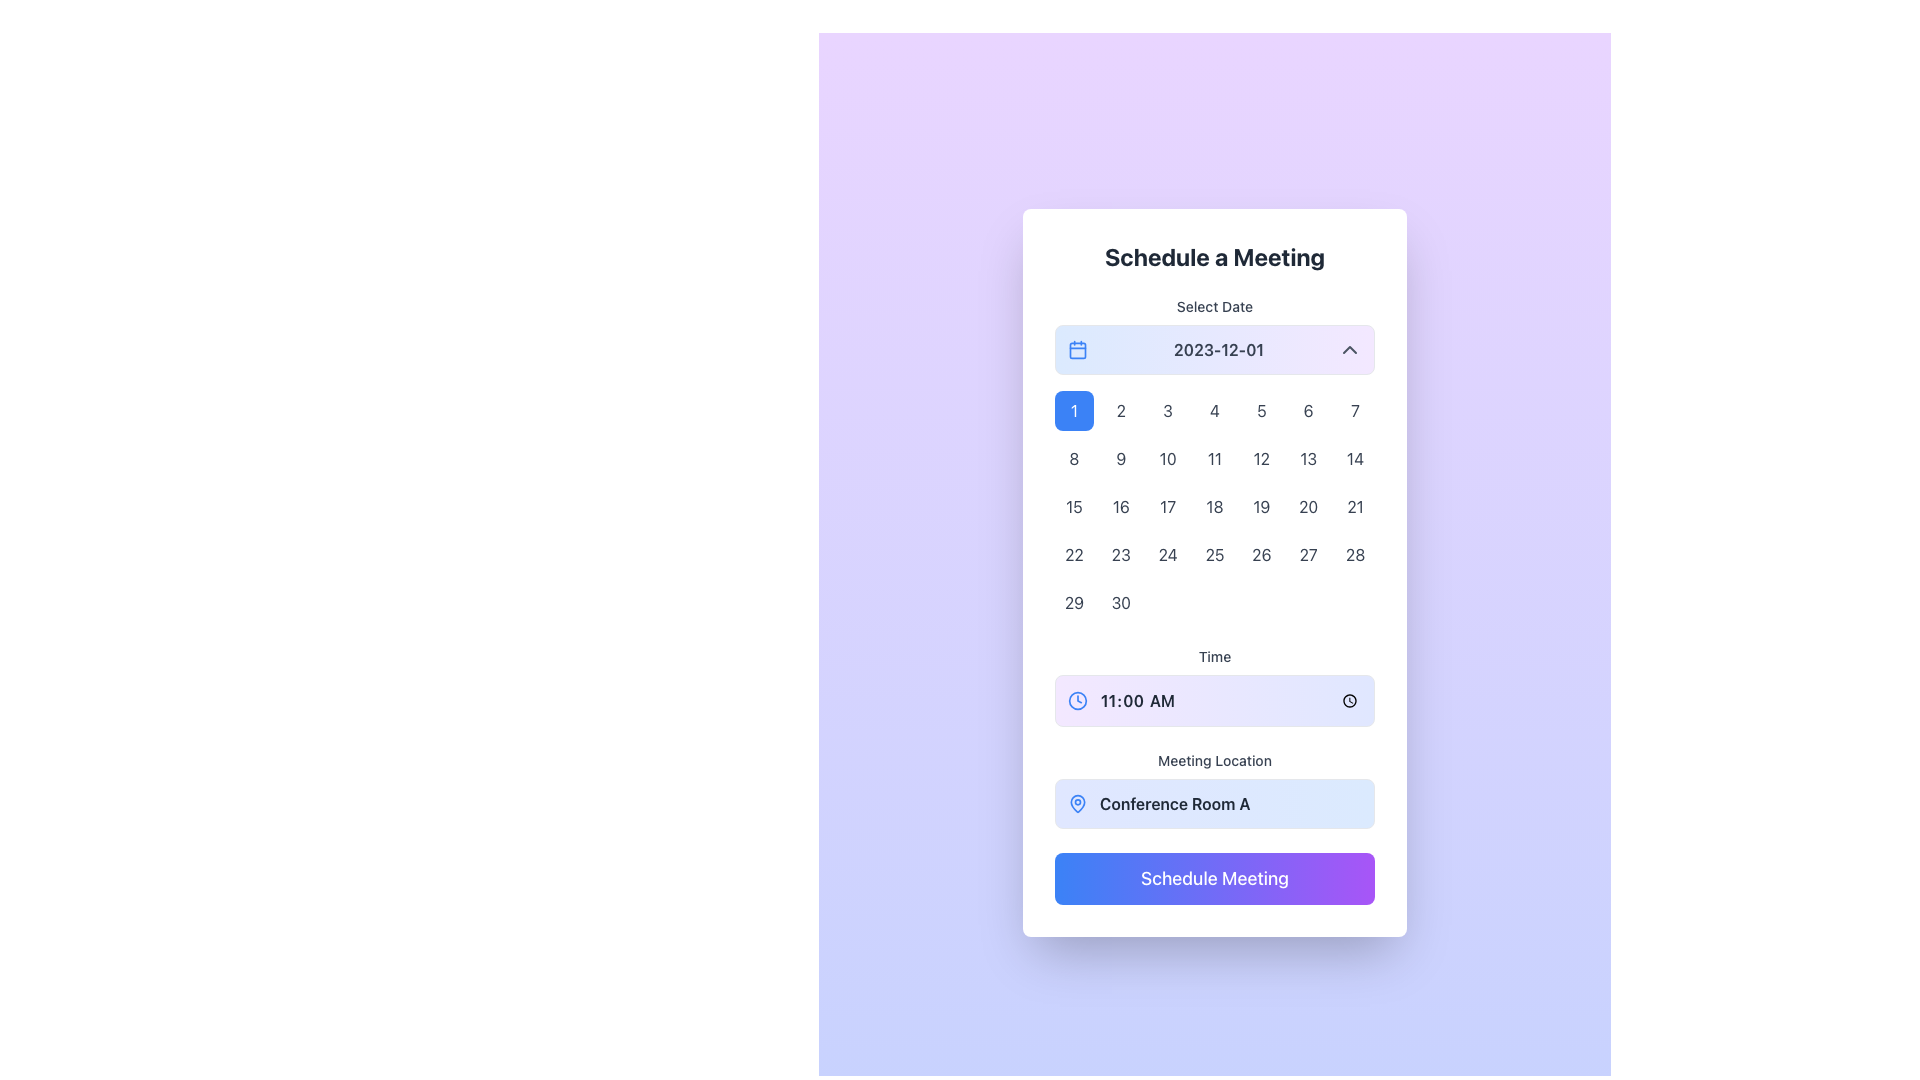 The height and width of the screenshot is (1080, 1920). Describe the element at coordinates (1213, 307) in the screenshot. I see `the 'Select Date' text label, which is styled in medium-sized dark gray font and positioned above the date selector field` at that location.